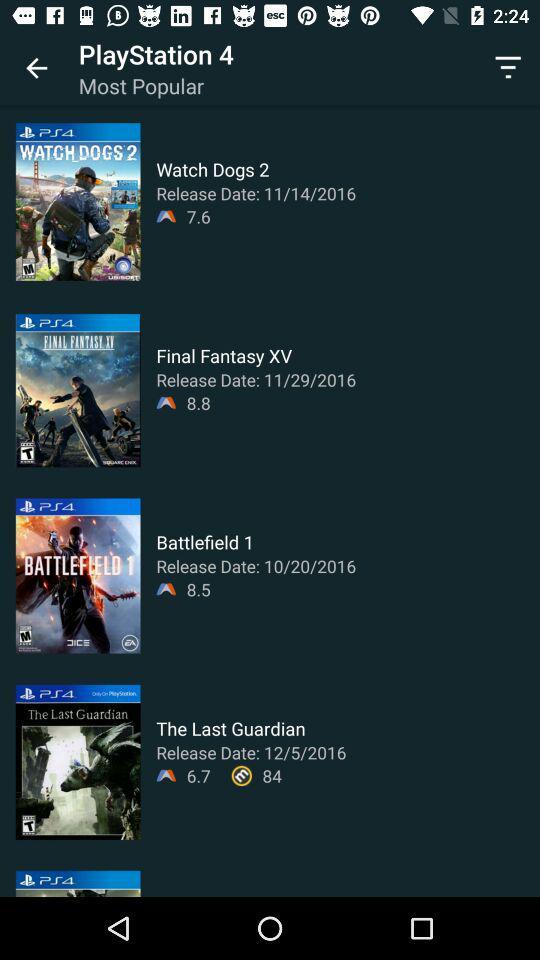 The width and height of the screenshot is (540, 960). I want to click on app next to playstation 4 item, so click(508, 68).